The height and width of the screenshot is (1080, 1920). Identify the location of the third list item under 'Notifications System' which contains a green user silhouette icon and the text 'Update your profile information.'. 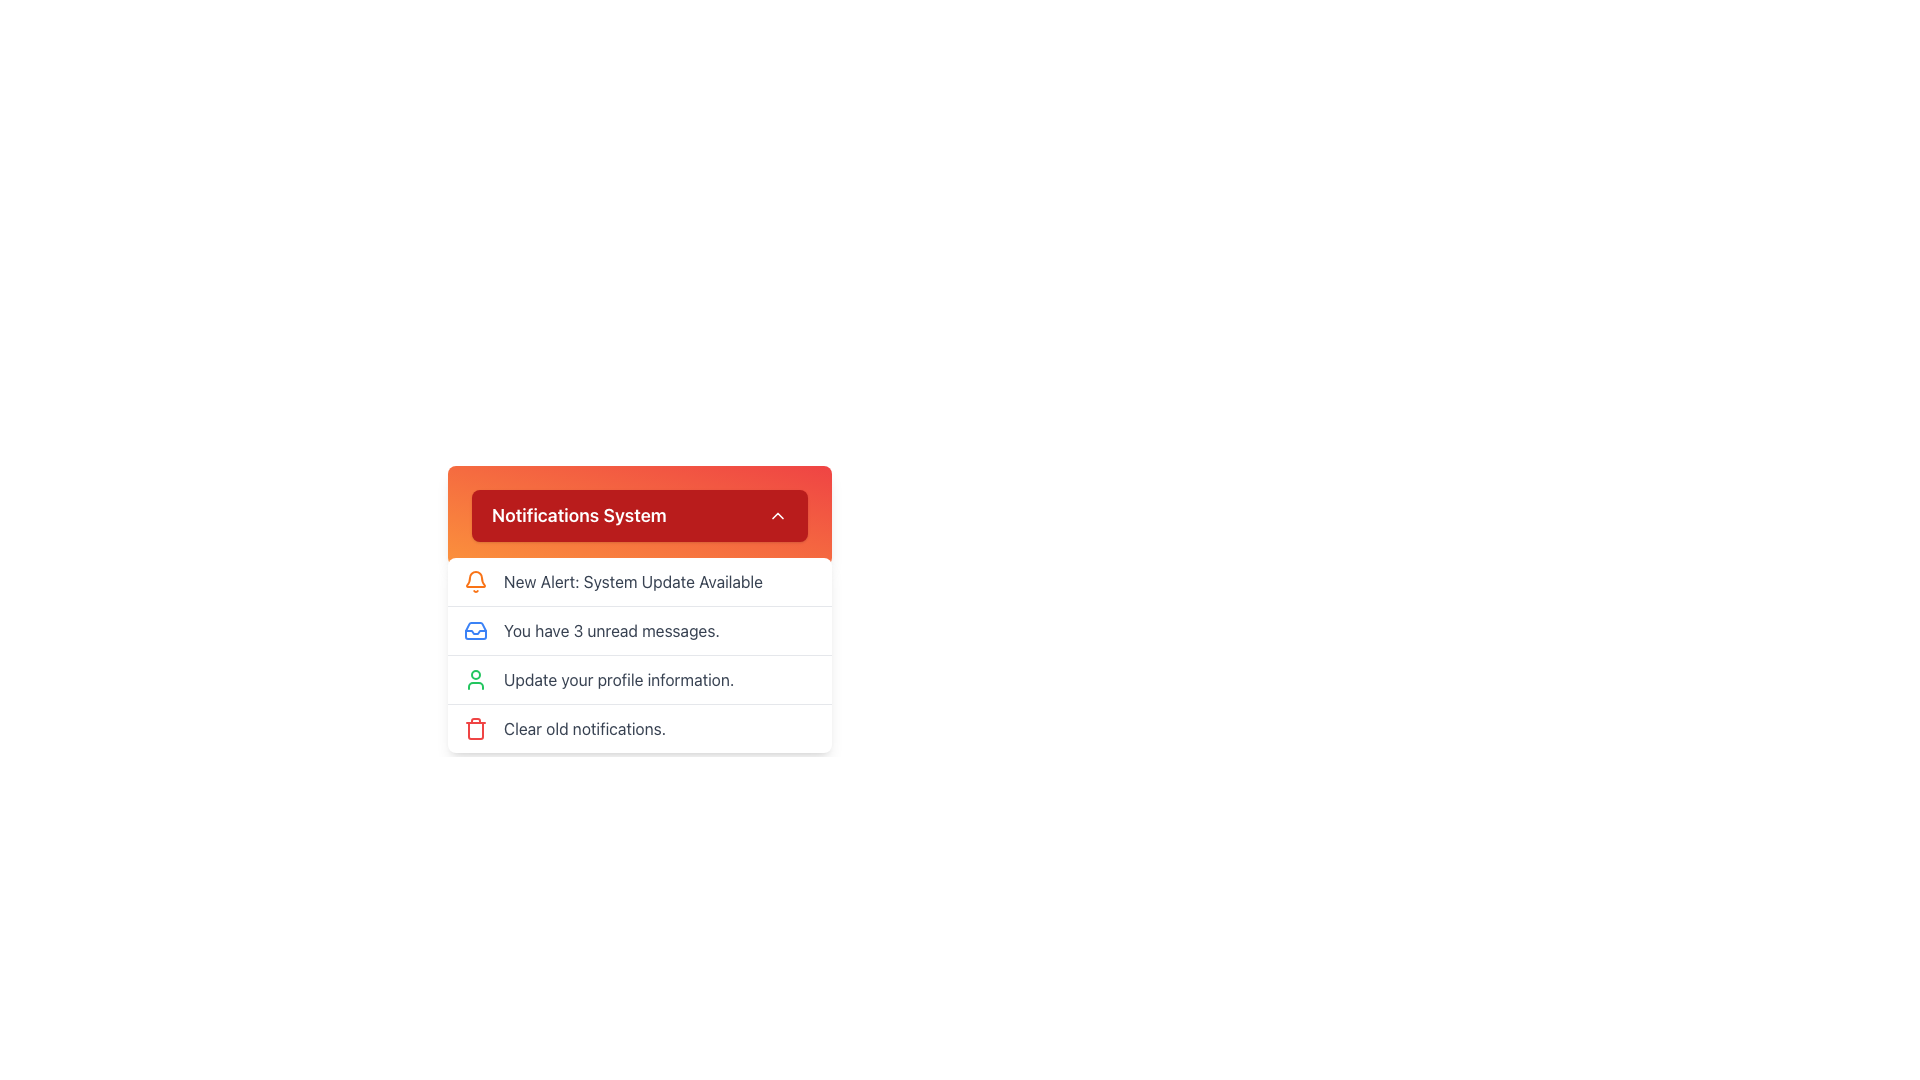
(638, 678).